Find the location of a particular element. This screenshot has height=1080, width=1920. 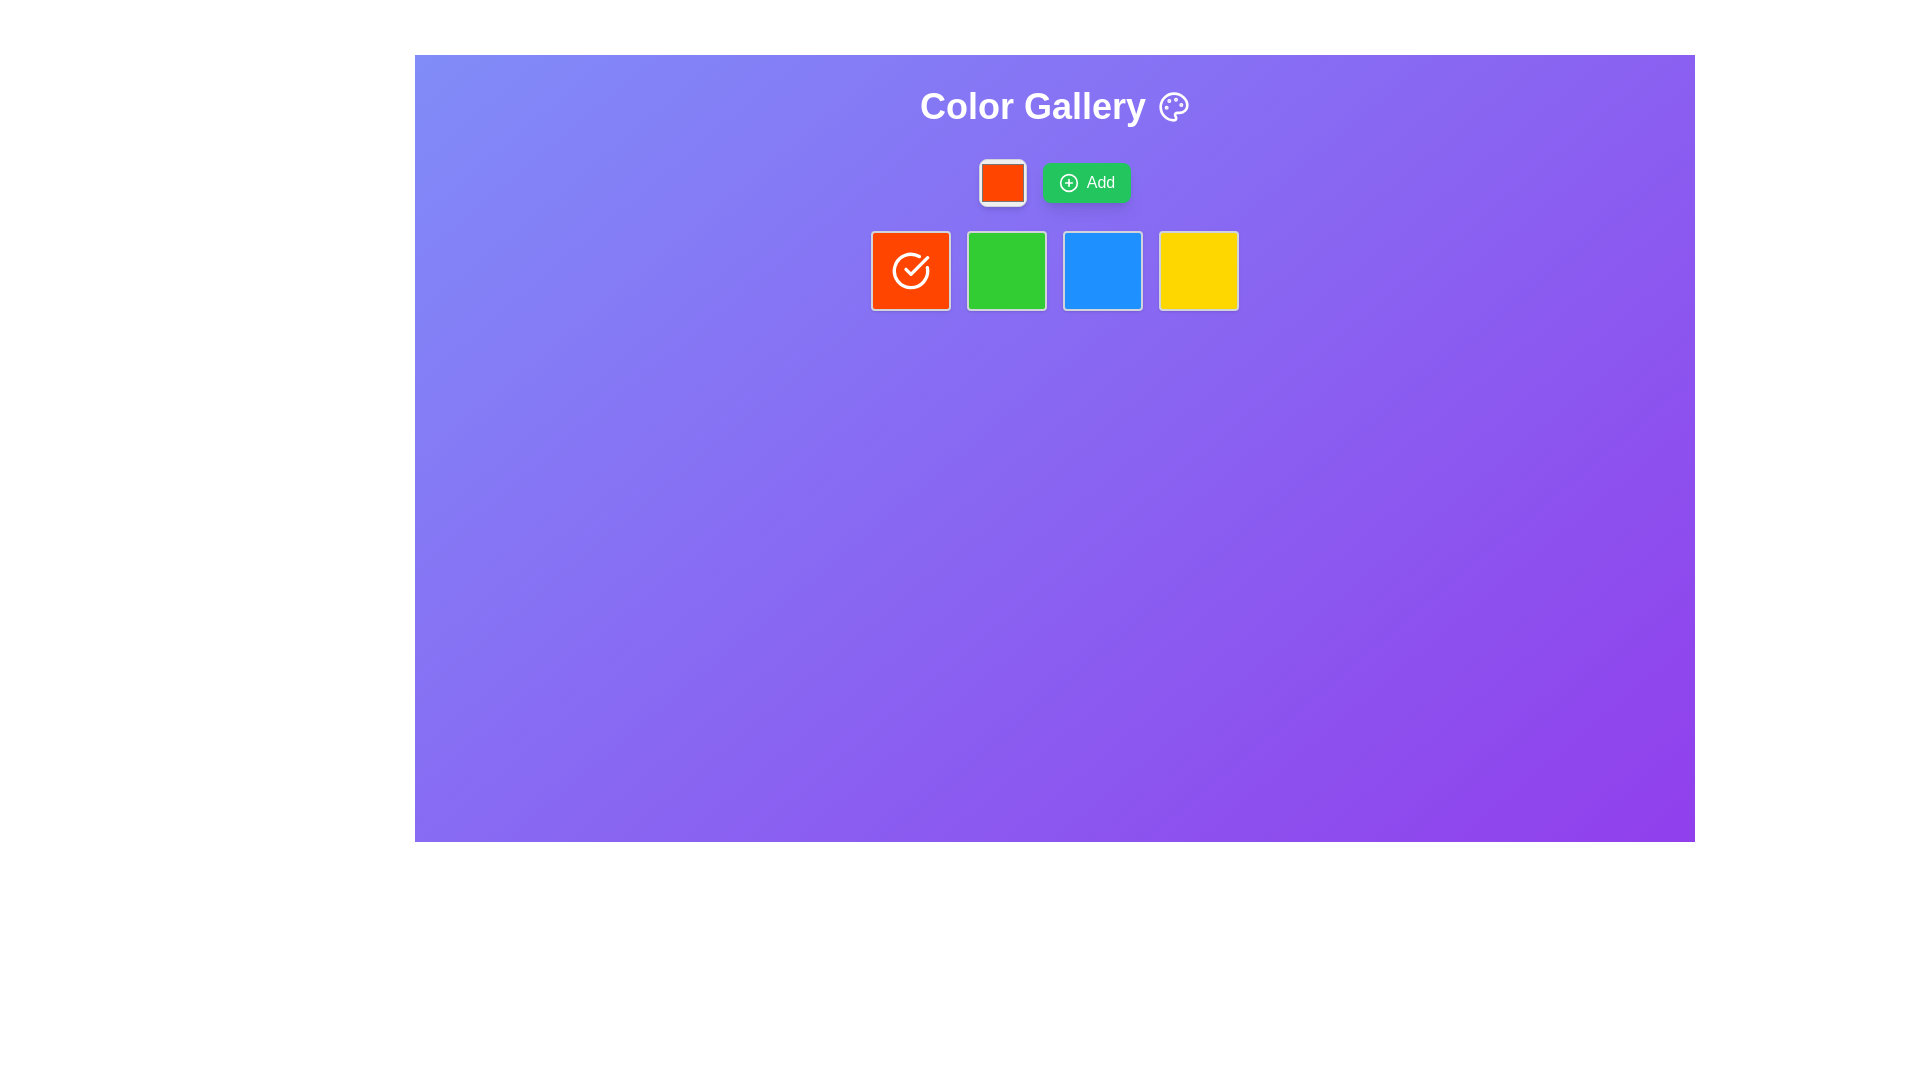

the third button-like component in the Color Gallery section of the interface is located at coordinates (1007, 270).